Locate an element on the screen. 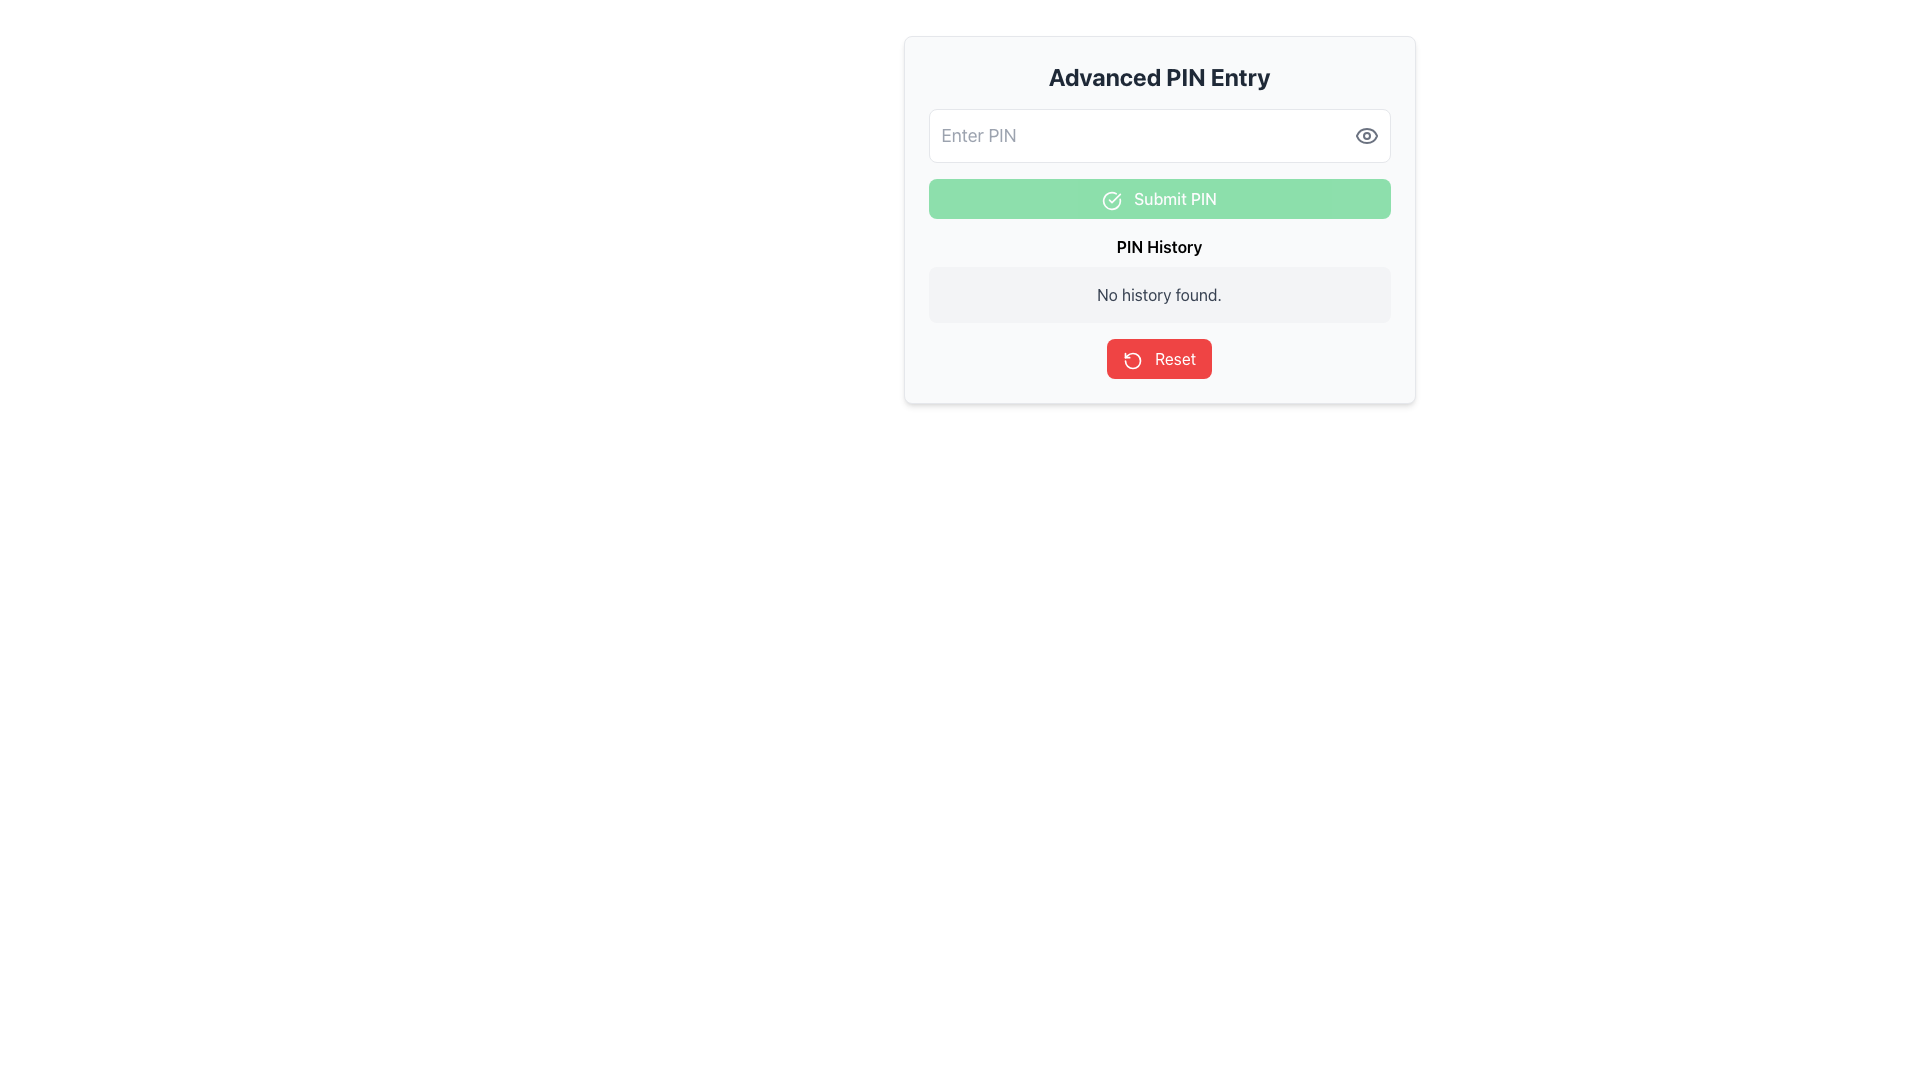 The height and width of the screenshot is (1080, 1920). the eye-shaped icon button located to the immediate right of the 'Enter PIN' input field is located at coordinates (1365, 135).